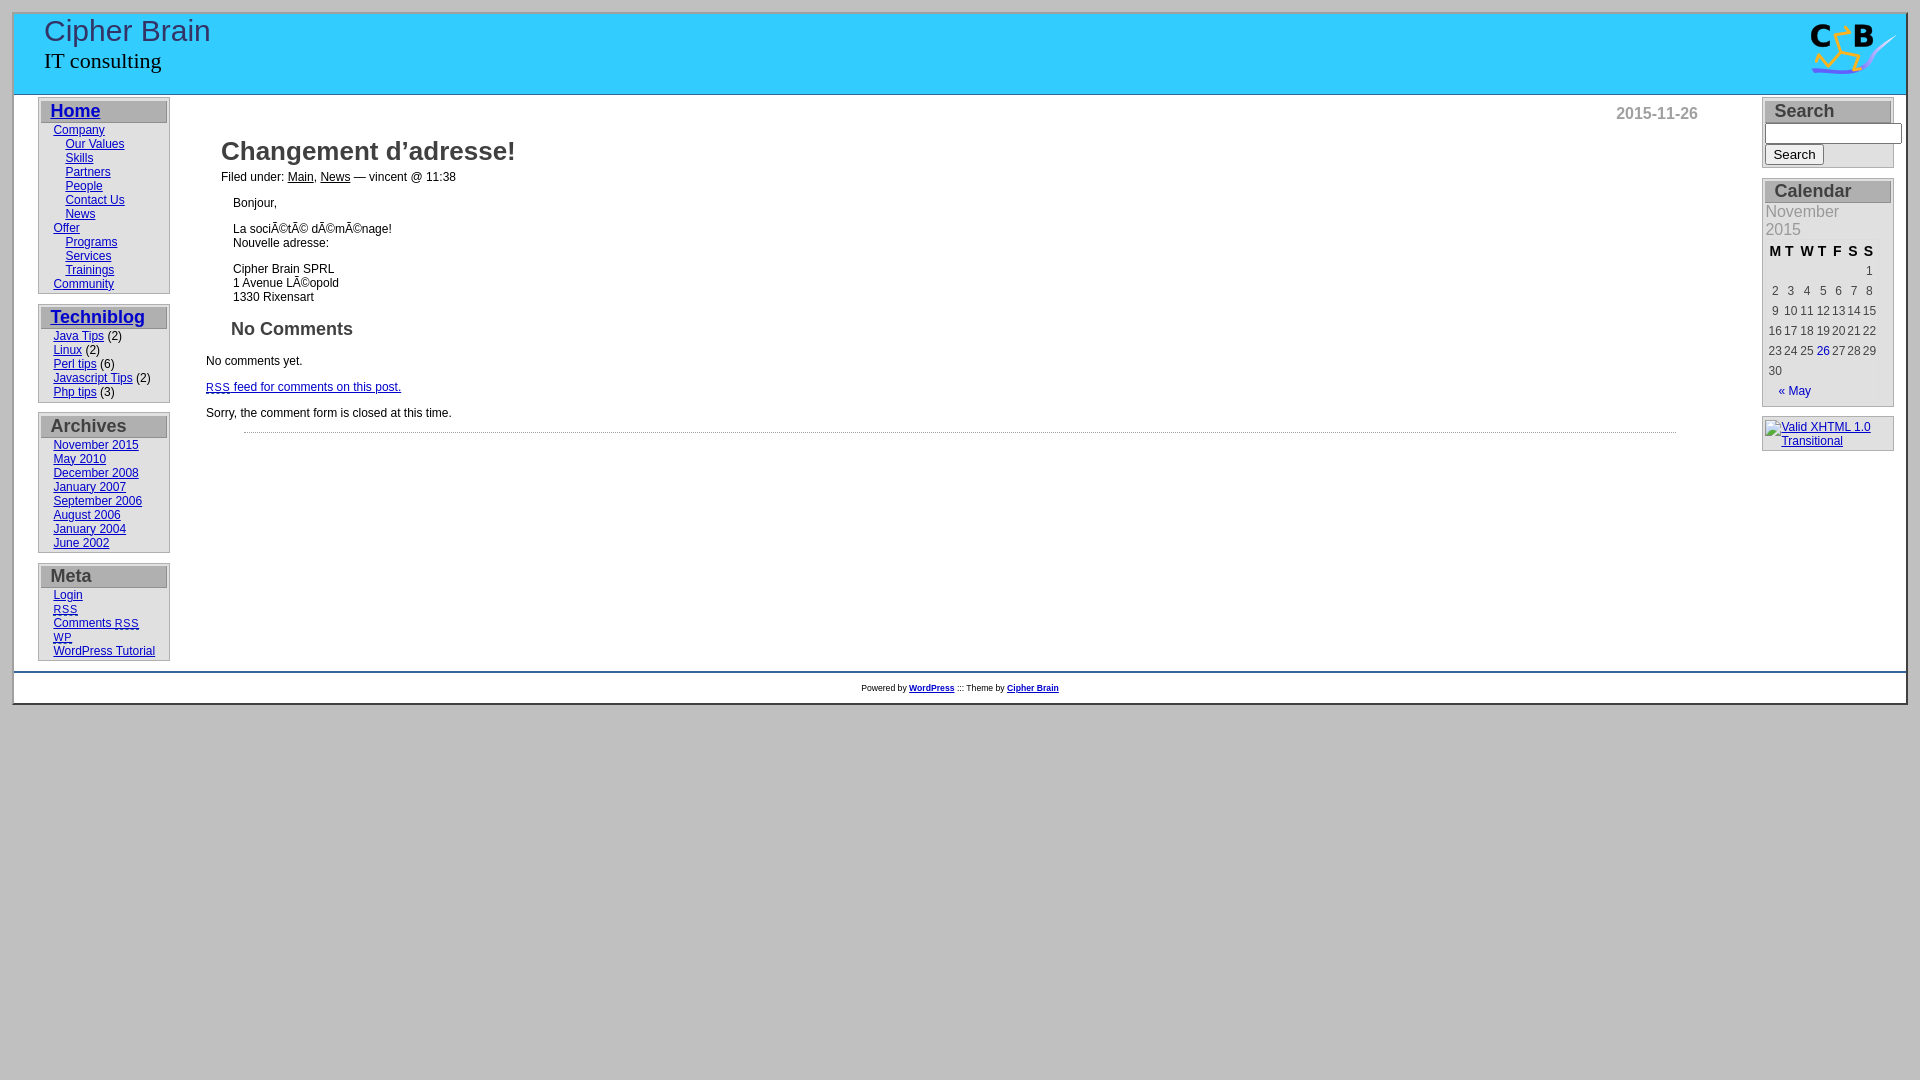 The width and height of the screenshot is (1920, 1080). Describe the element at coordinates (78, 334) in the screenshot. I see `'Java Tips'` at that location.